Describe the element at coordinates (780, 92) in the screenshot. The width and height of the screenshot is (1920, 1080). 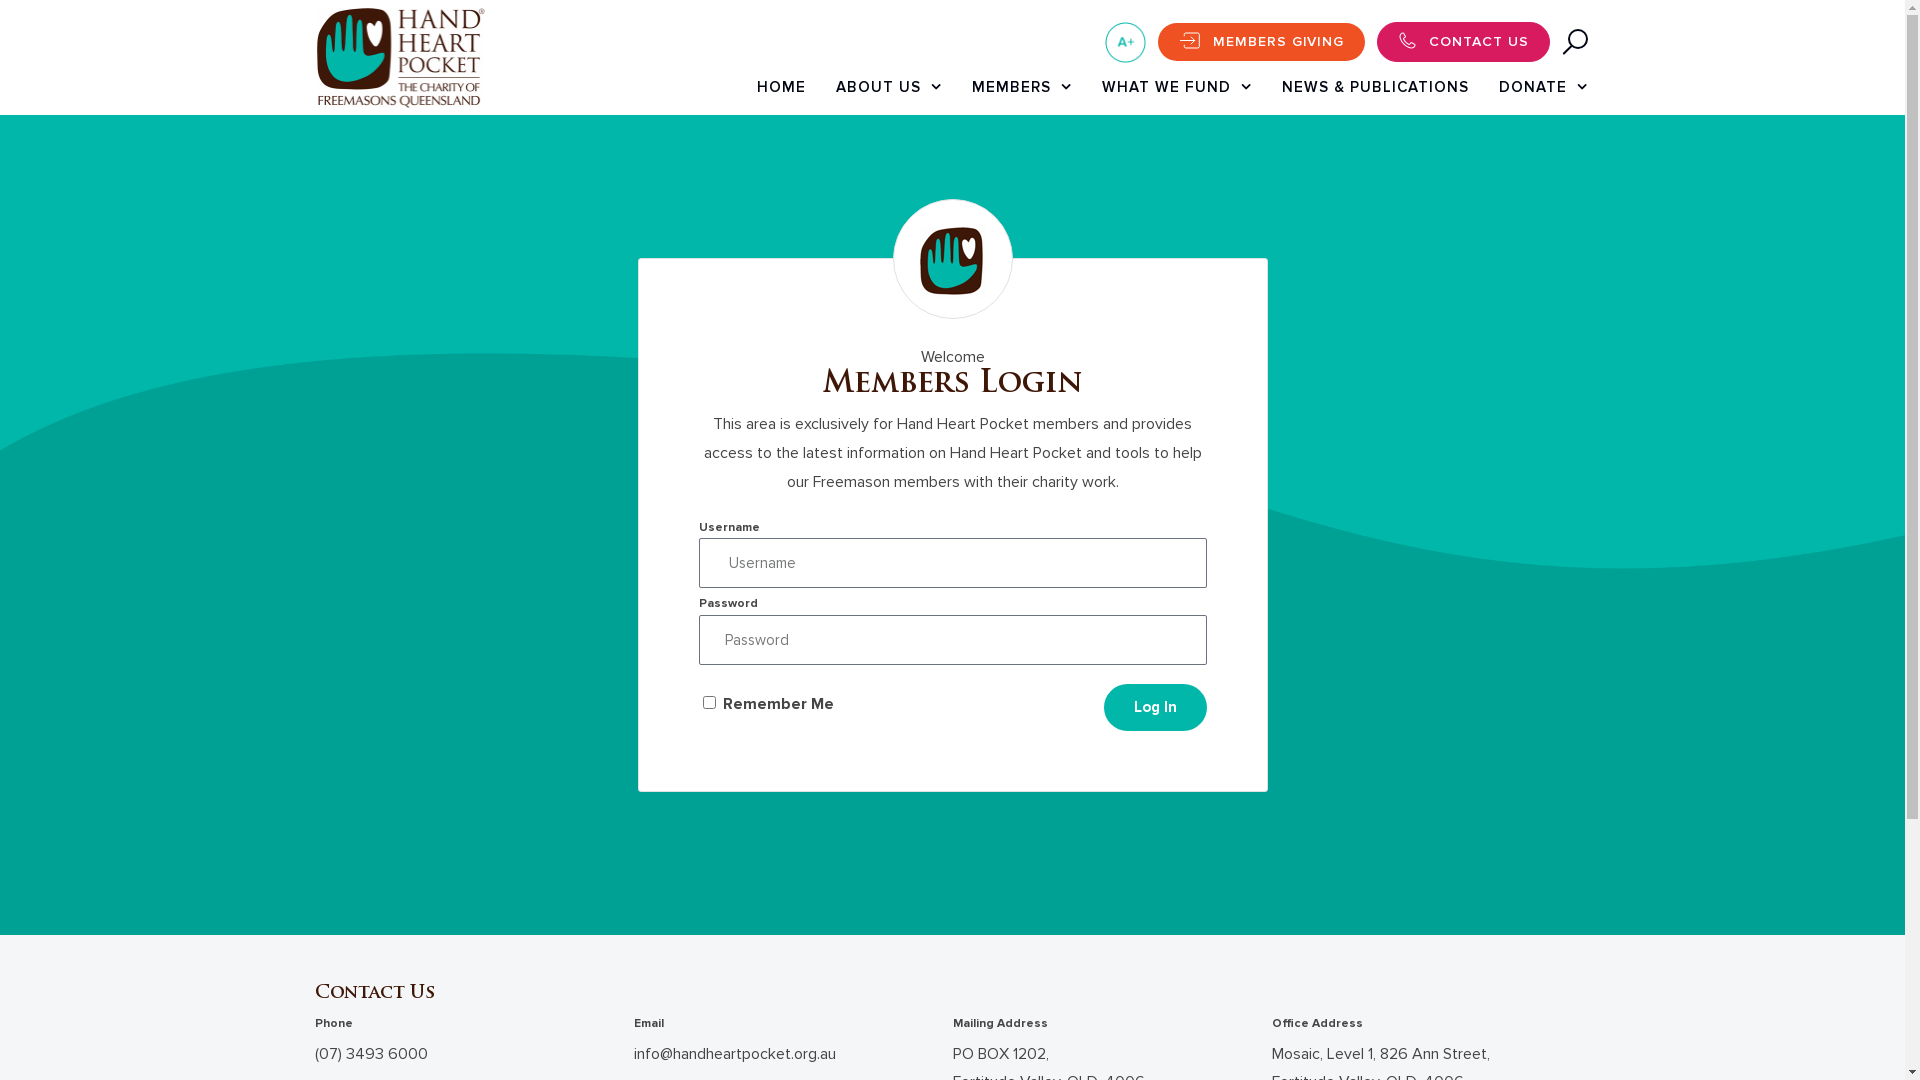
I see `'HOME'` at that location.